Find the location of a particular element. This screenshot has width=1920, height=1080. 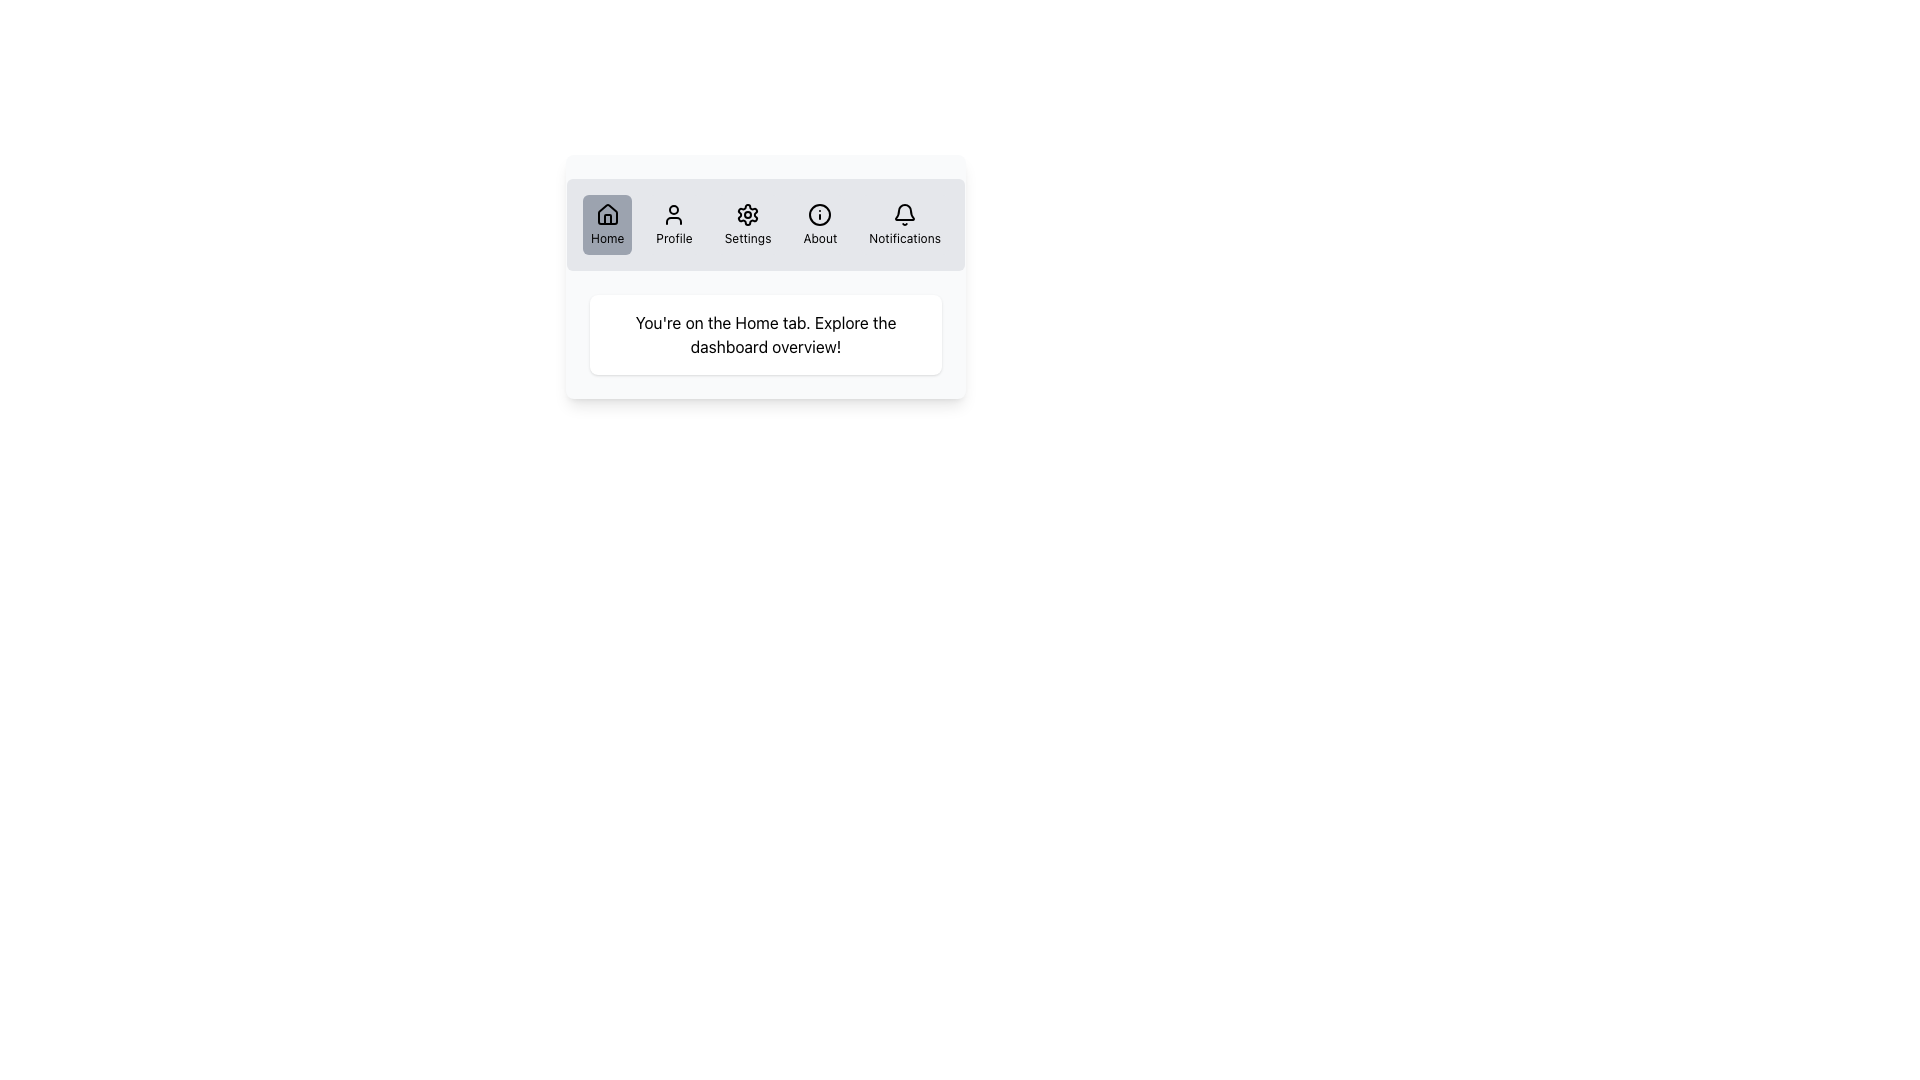

the 'Home' button, which is a rectangular button with a light gray background and a house icon is located at coordinates (606, 224).